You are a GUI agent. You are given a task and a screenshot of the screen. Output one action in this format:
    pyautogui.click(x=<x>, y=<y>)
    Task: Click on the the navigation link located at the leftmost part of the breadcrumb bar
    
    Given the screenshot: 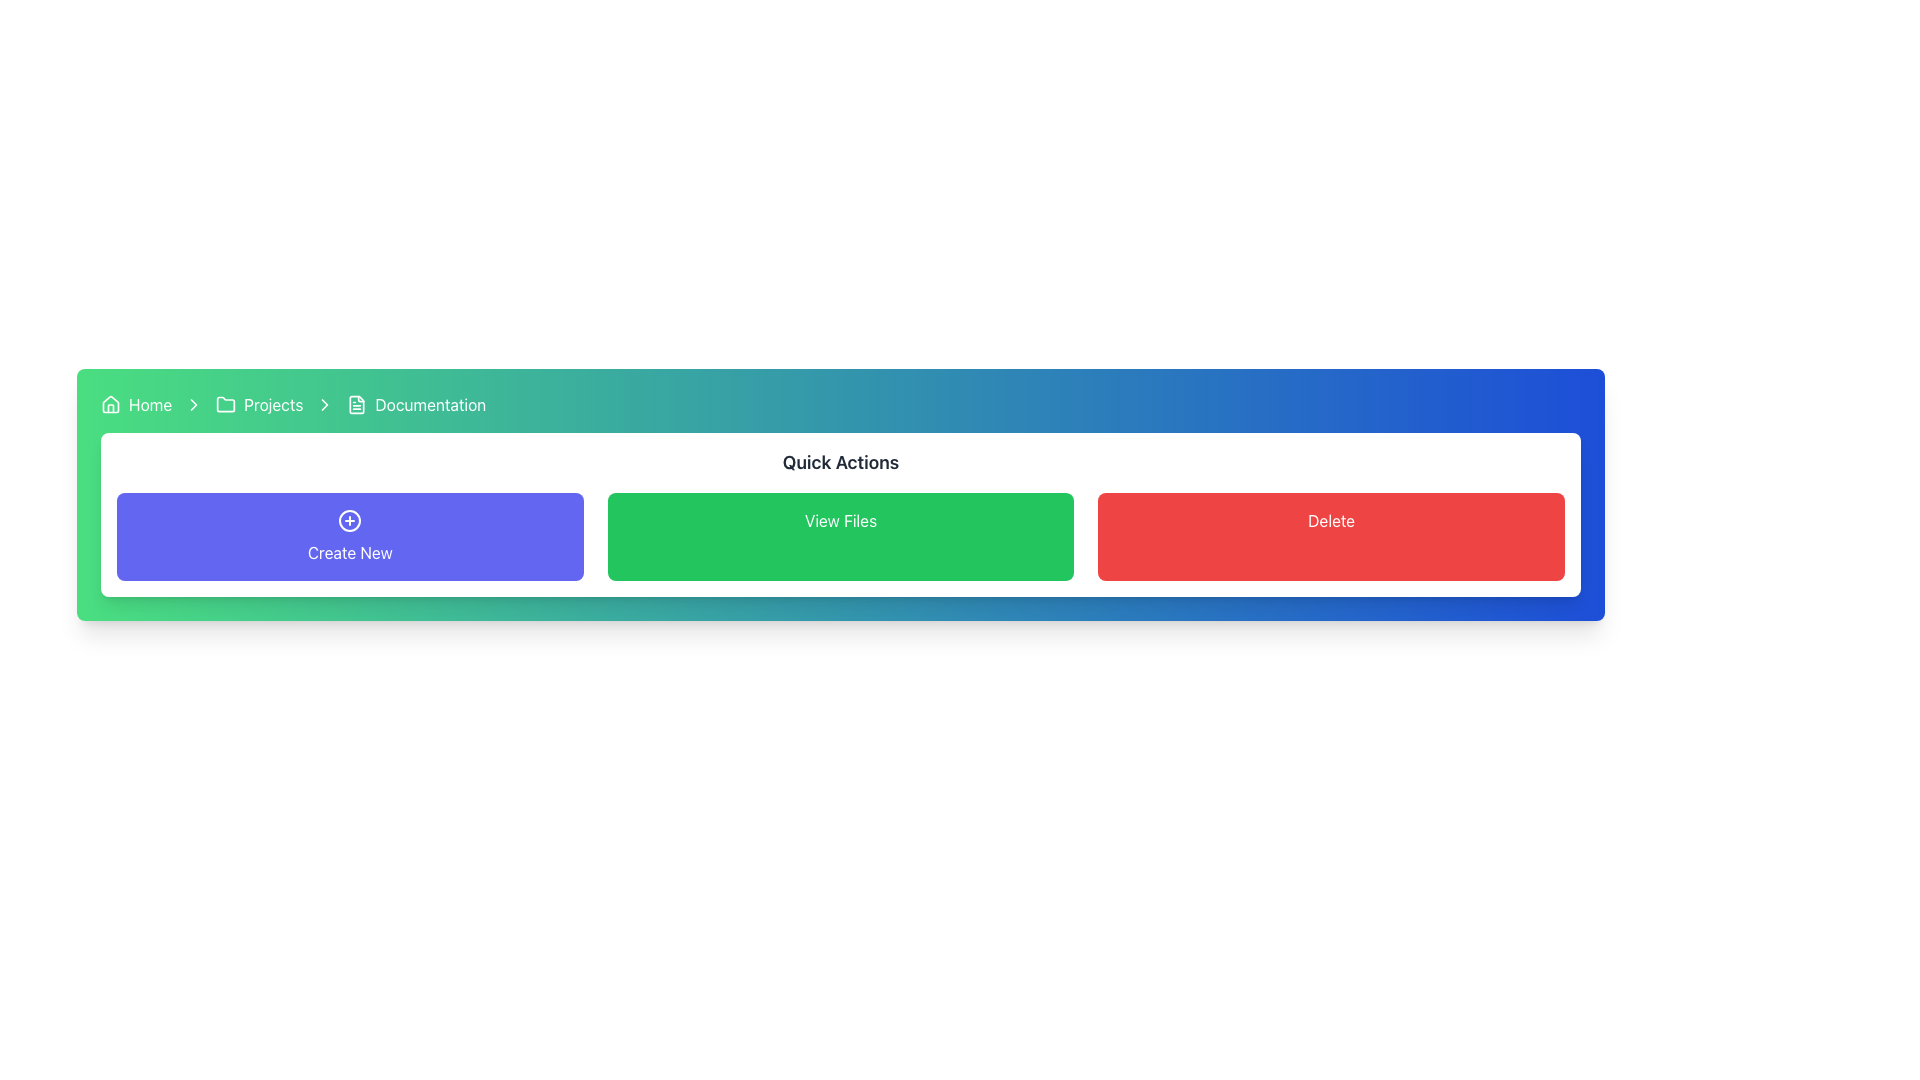 What is the action you would take?
    pyautogui.click(x=135, y=405)
    